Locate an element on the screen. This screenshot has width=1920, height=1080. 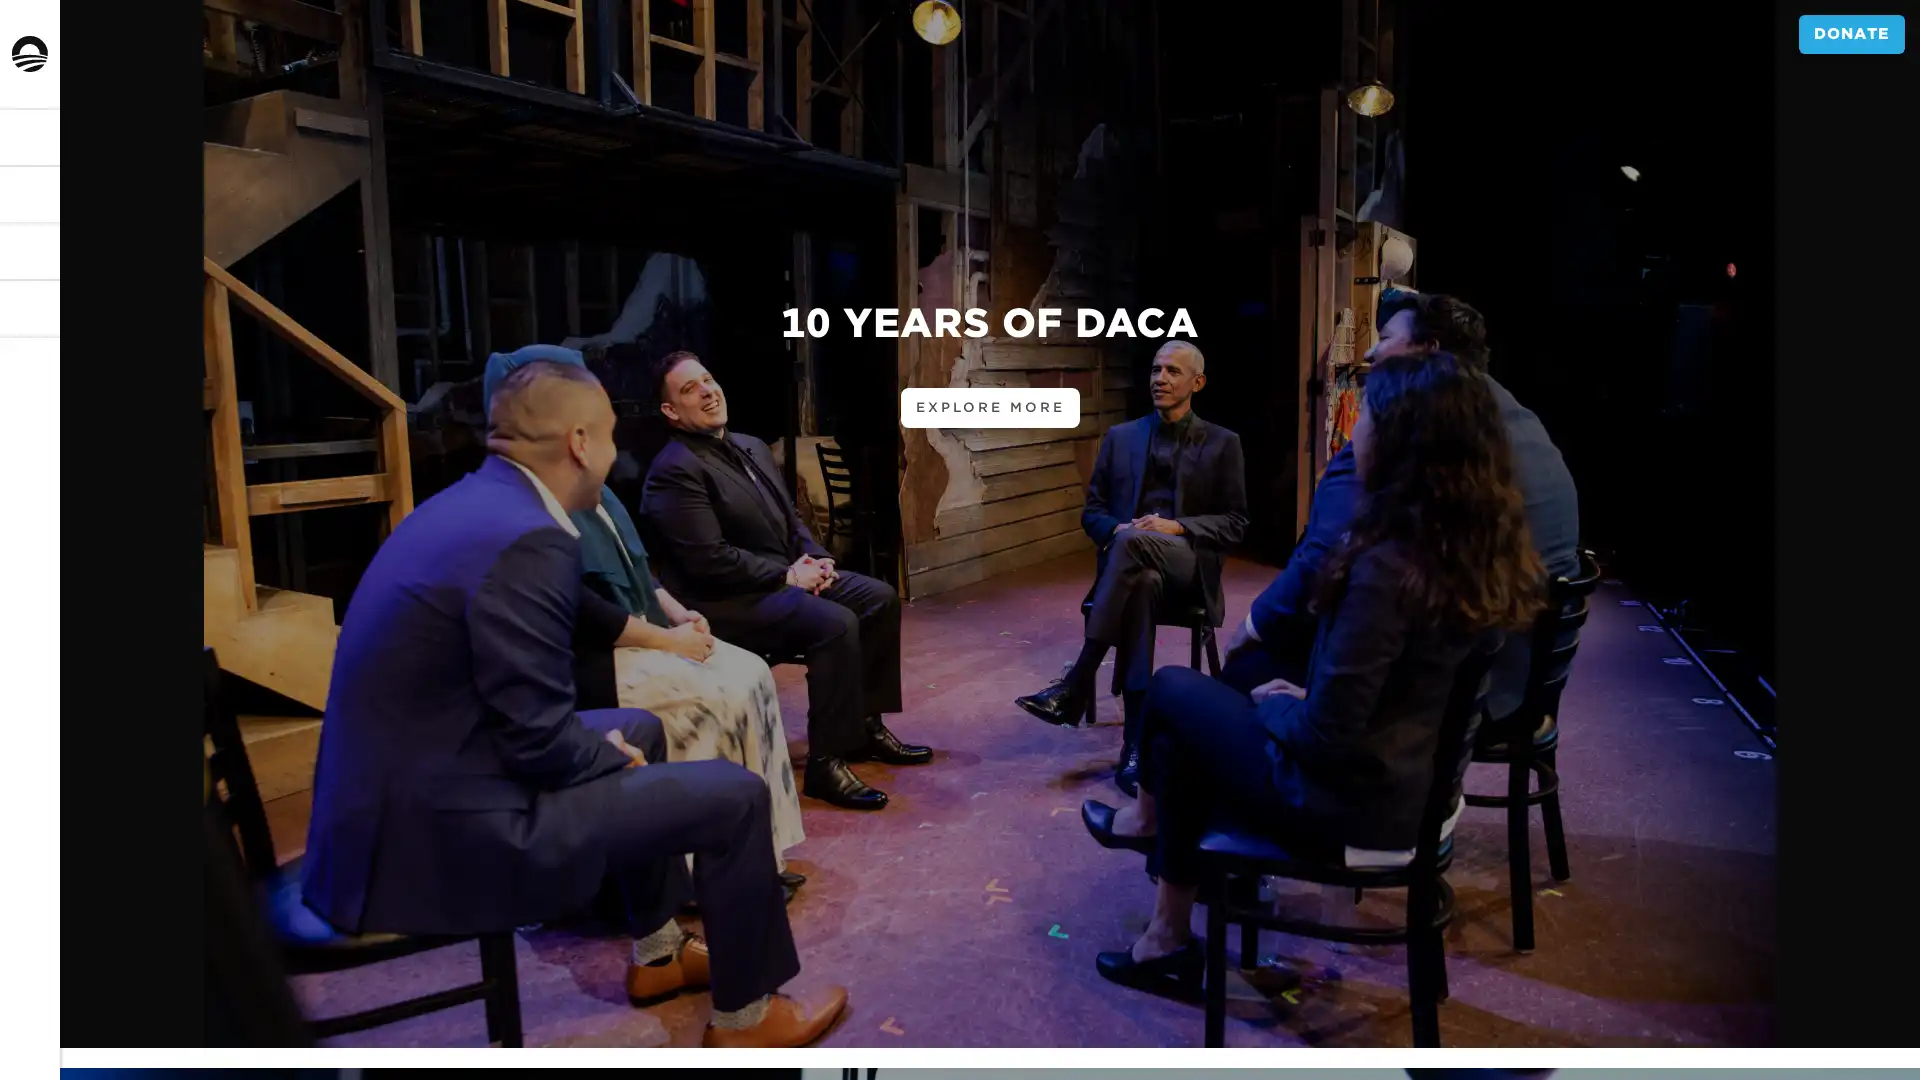
Sign up is located at coordinates (62, 614).